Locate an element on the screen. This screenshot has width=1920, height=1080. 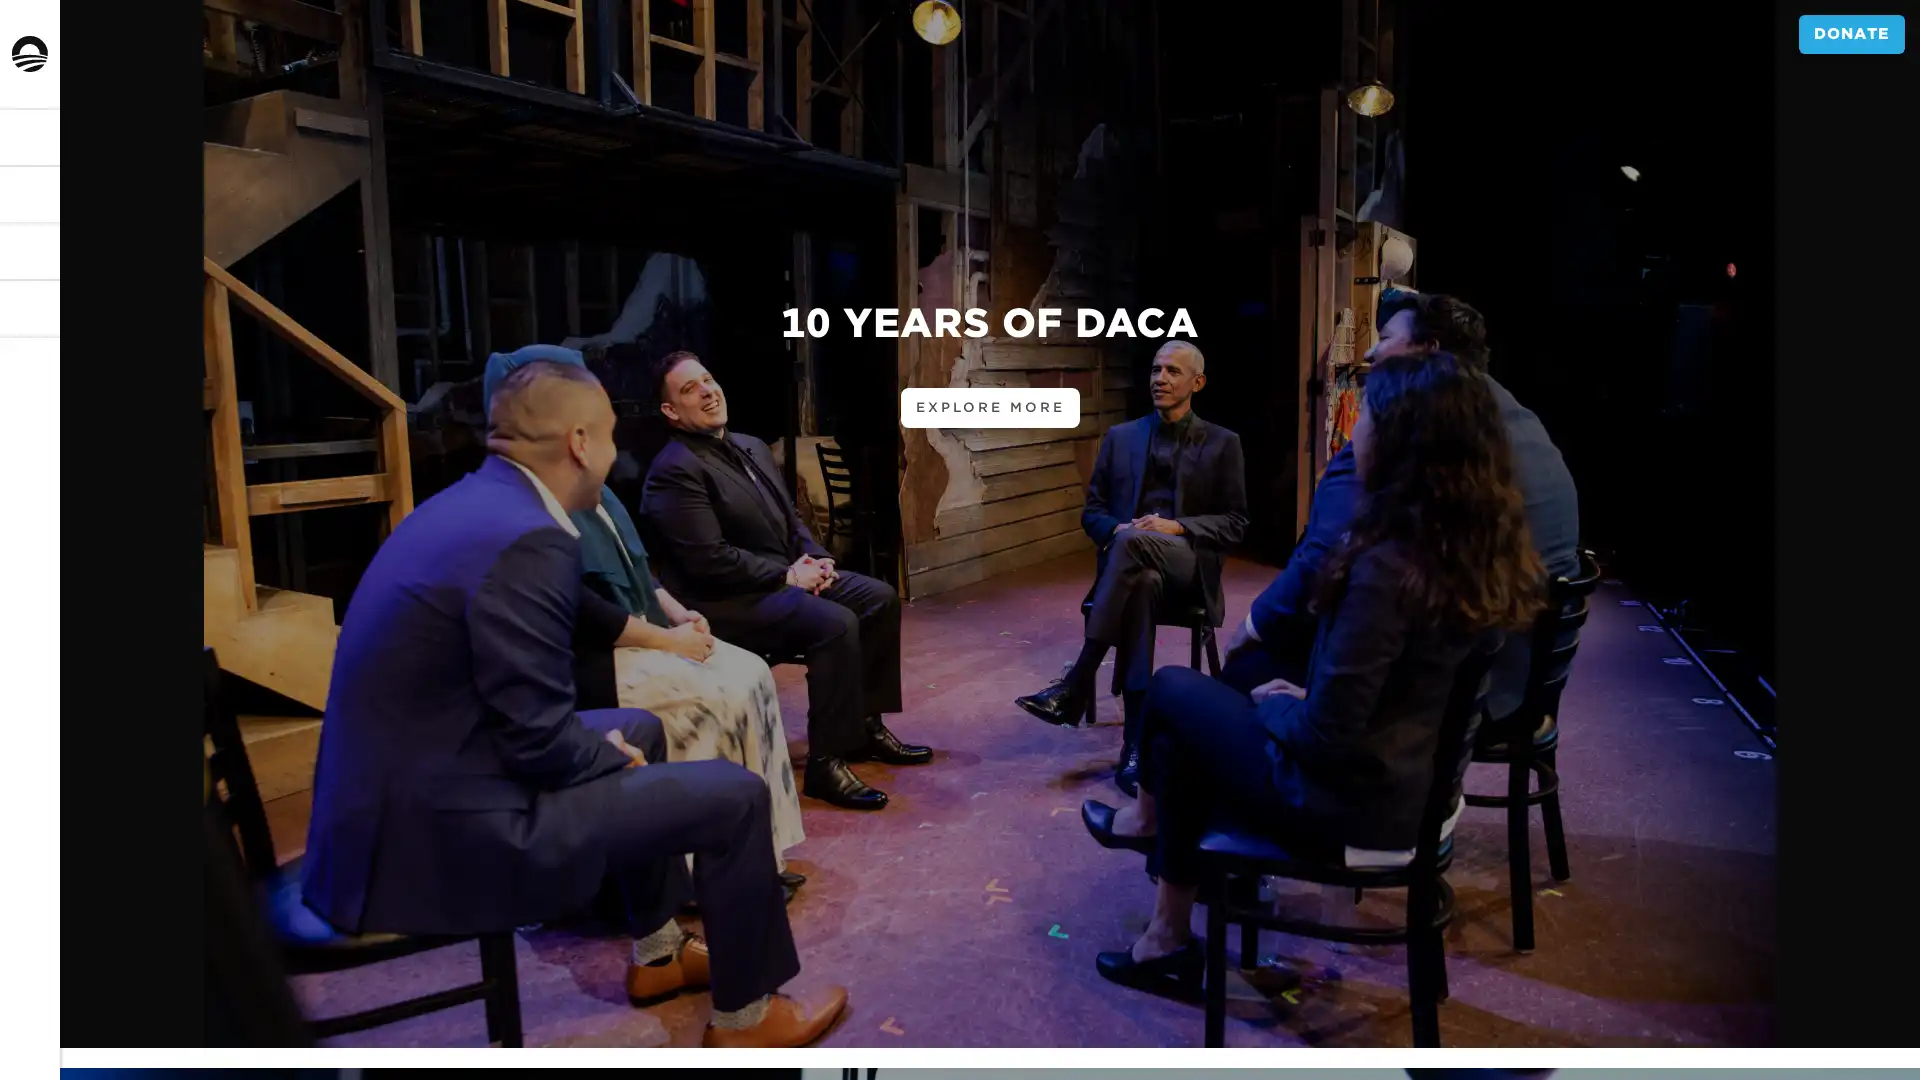
Sign up is located at coordinates (62, 614).